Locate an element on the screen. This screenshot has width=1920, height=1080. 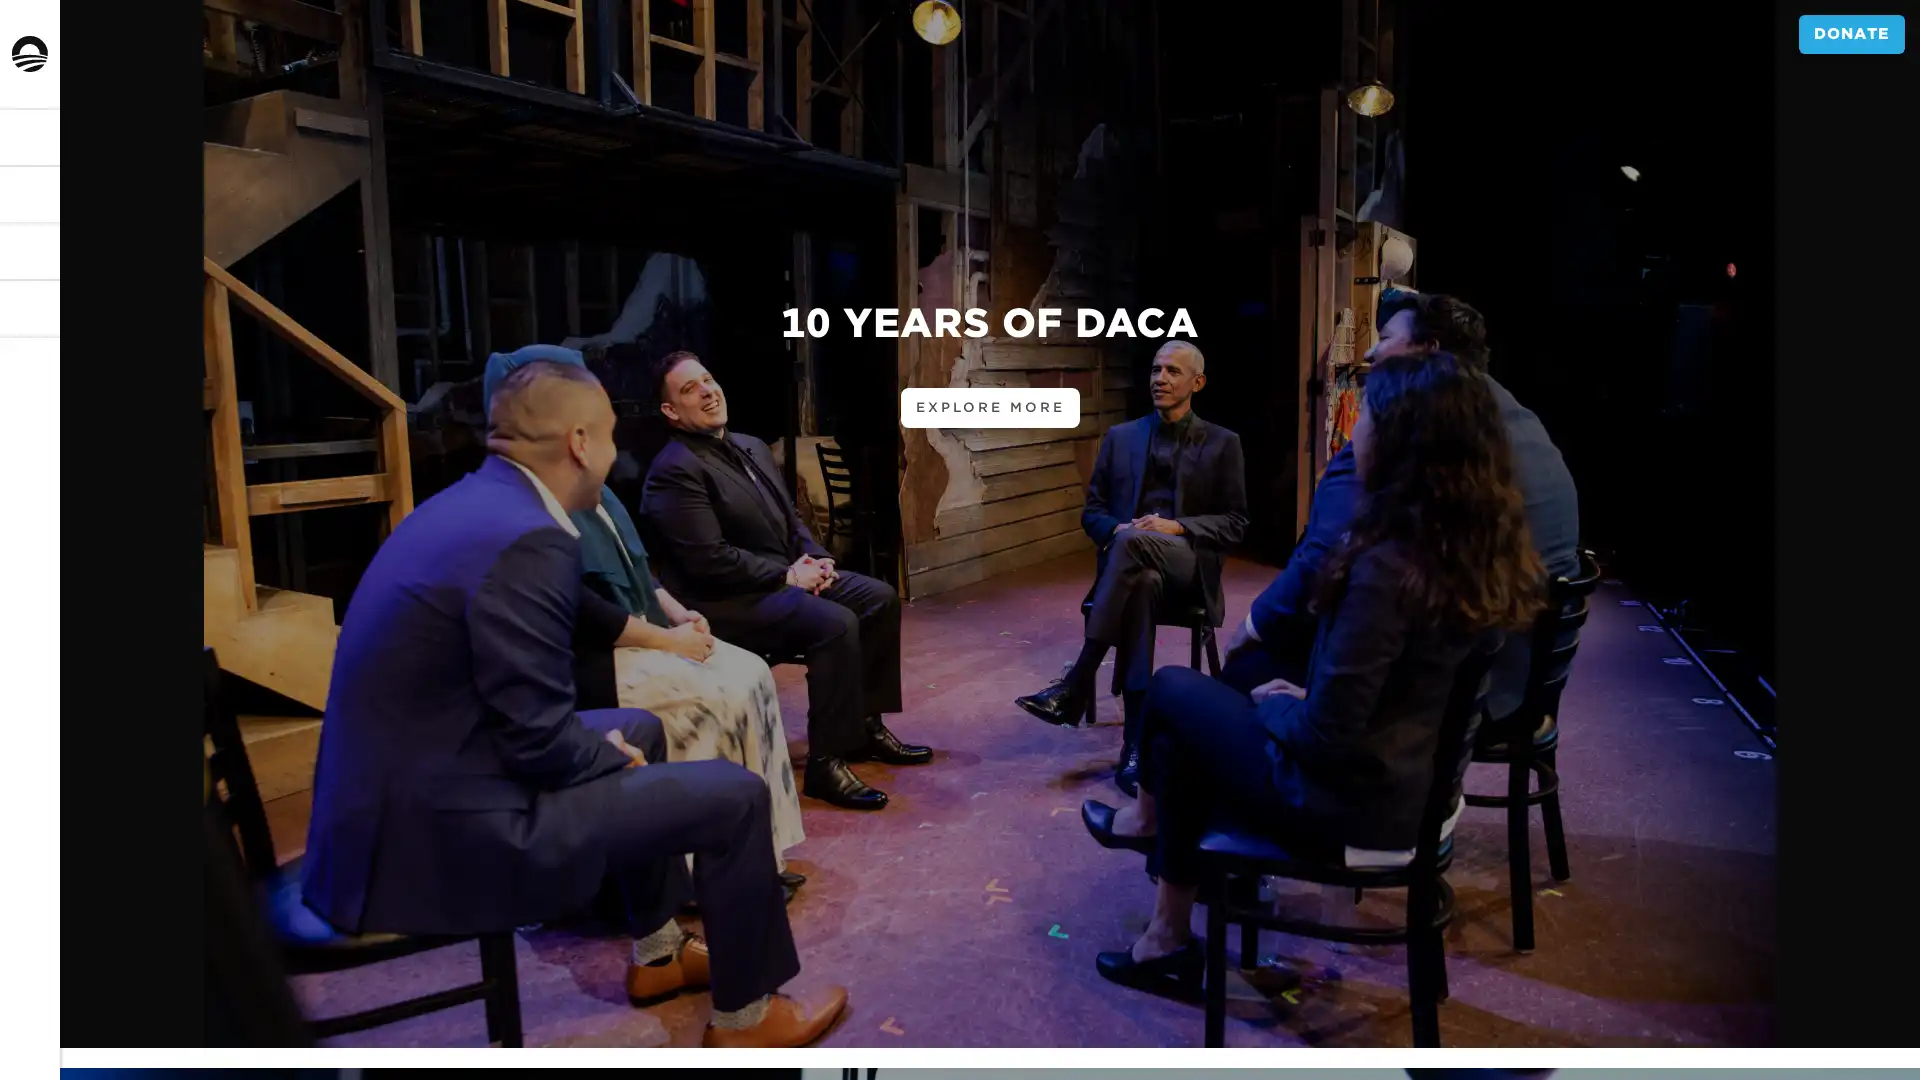
Sign up is located at coordinates (62, 614).